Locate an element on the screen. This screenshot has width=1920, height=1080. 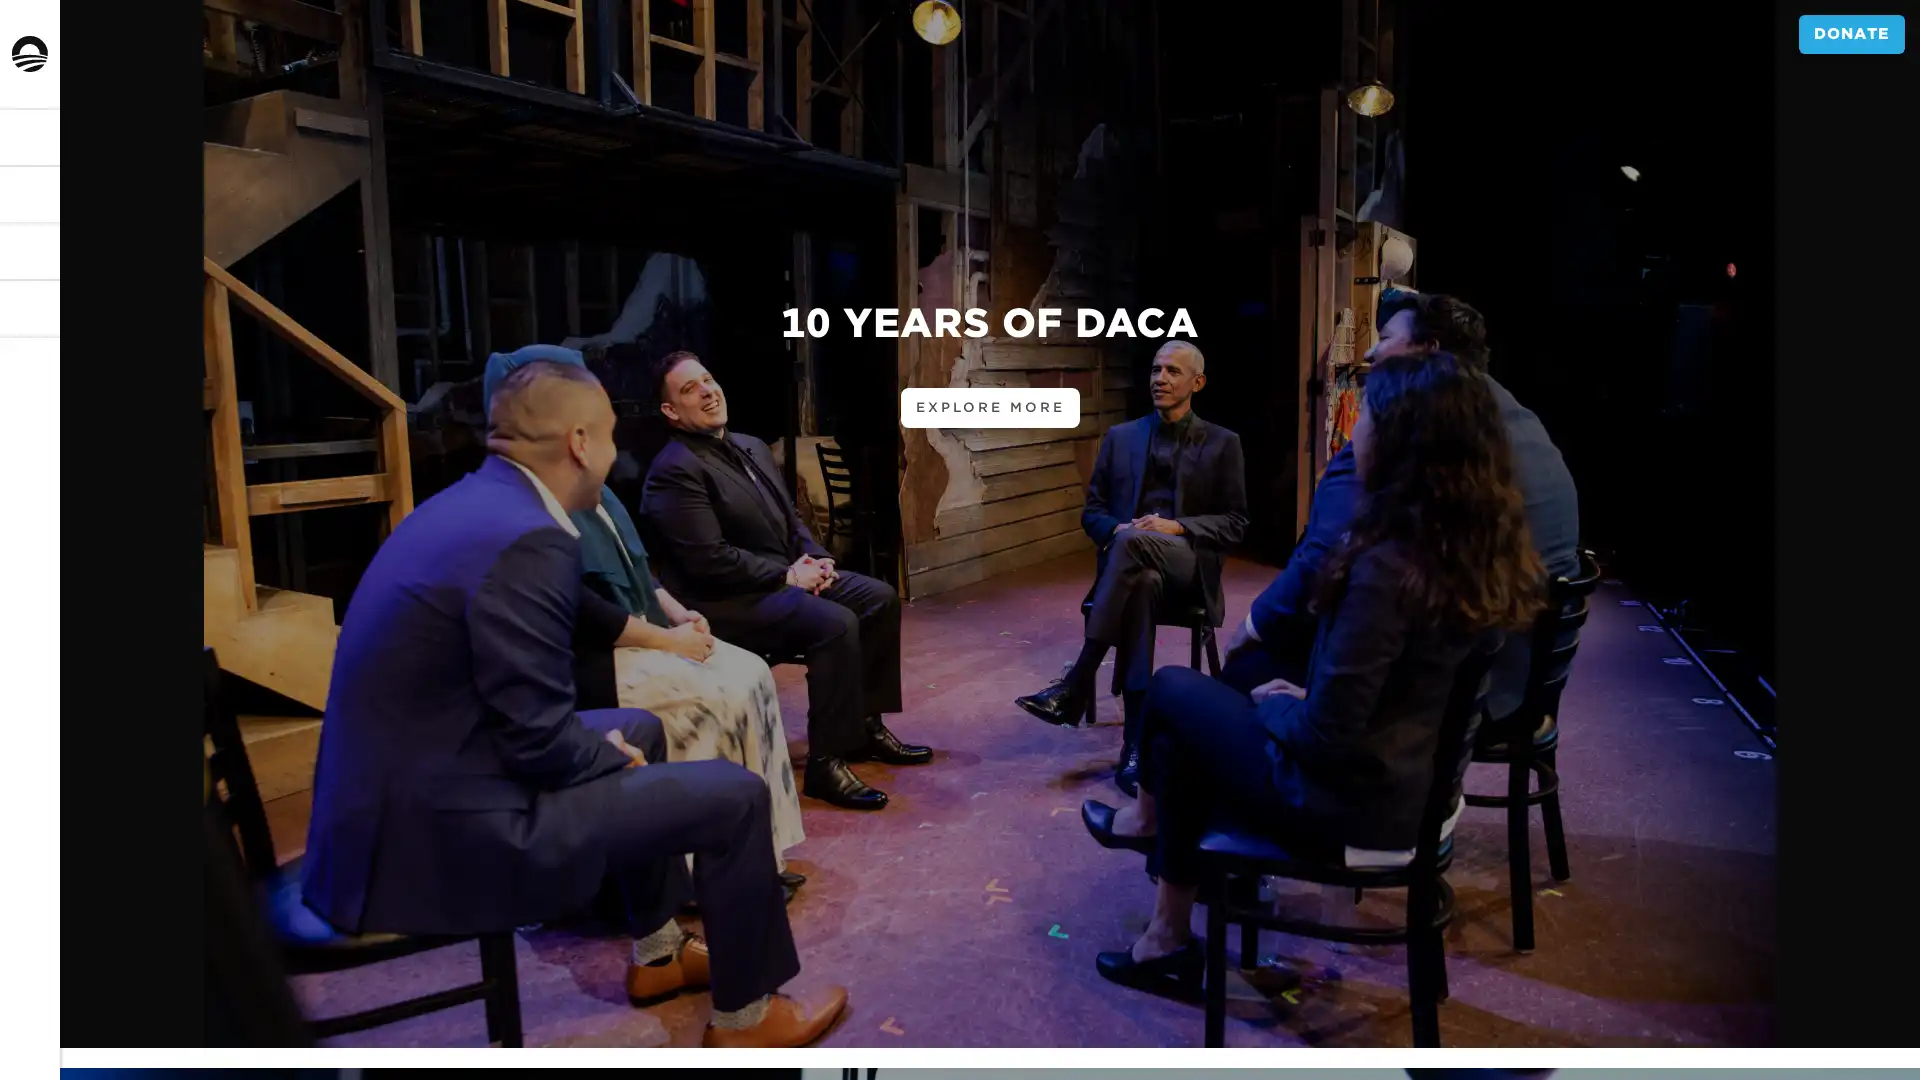
Sign up is located at coordinates (62, 614).